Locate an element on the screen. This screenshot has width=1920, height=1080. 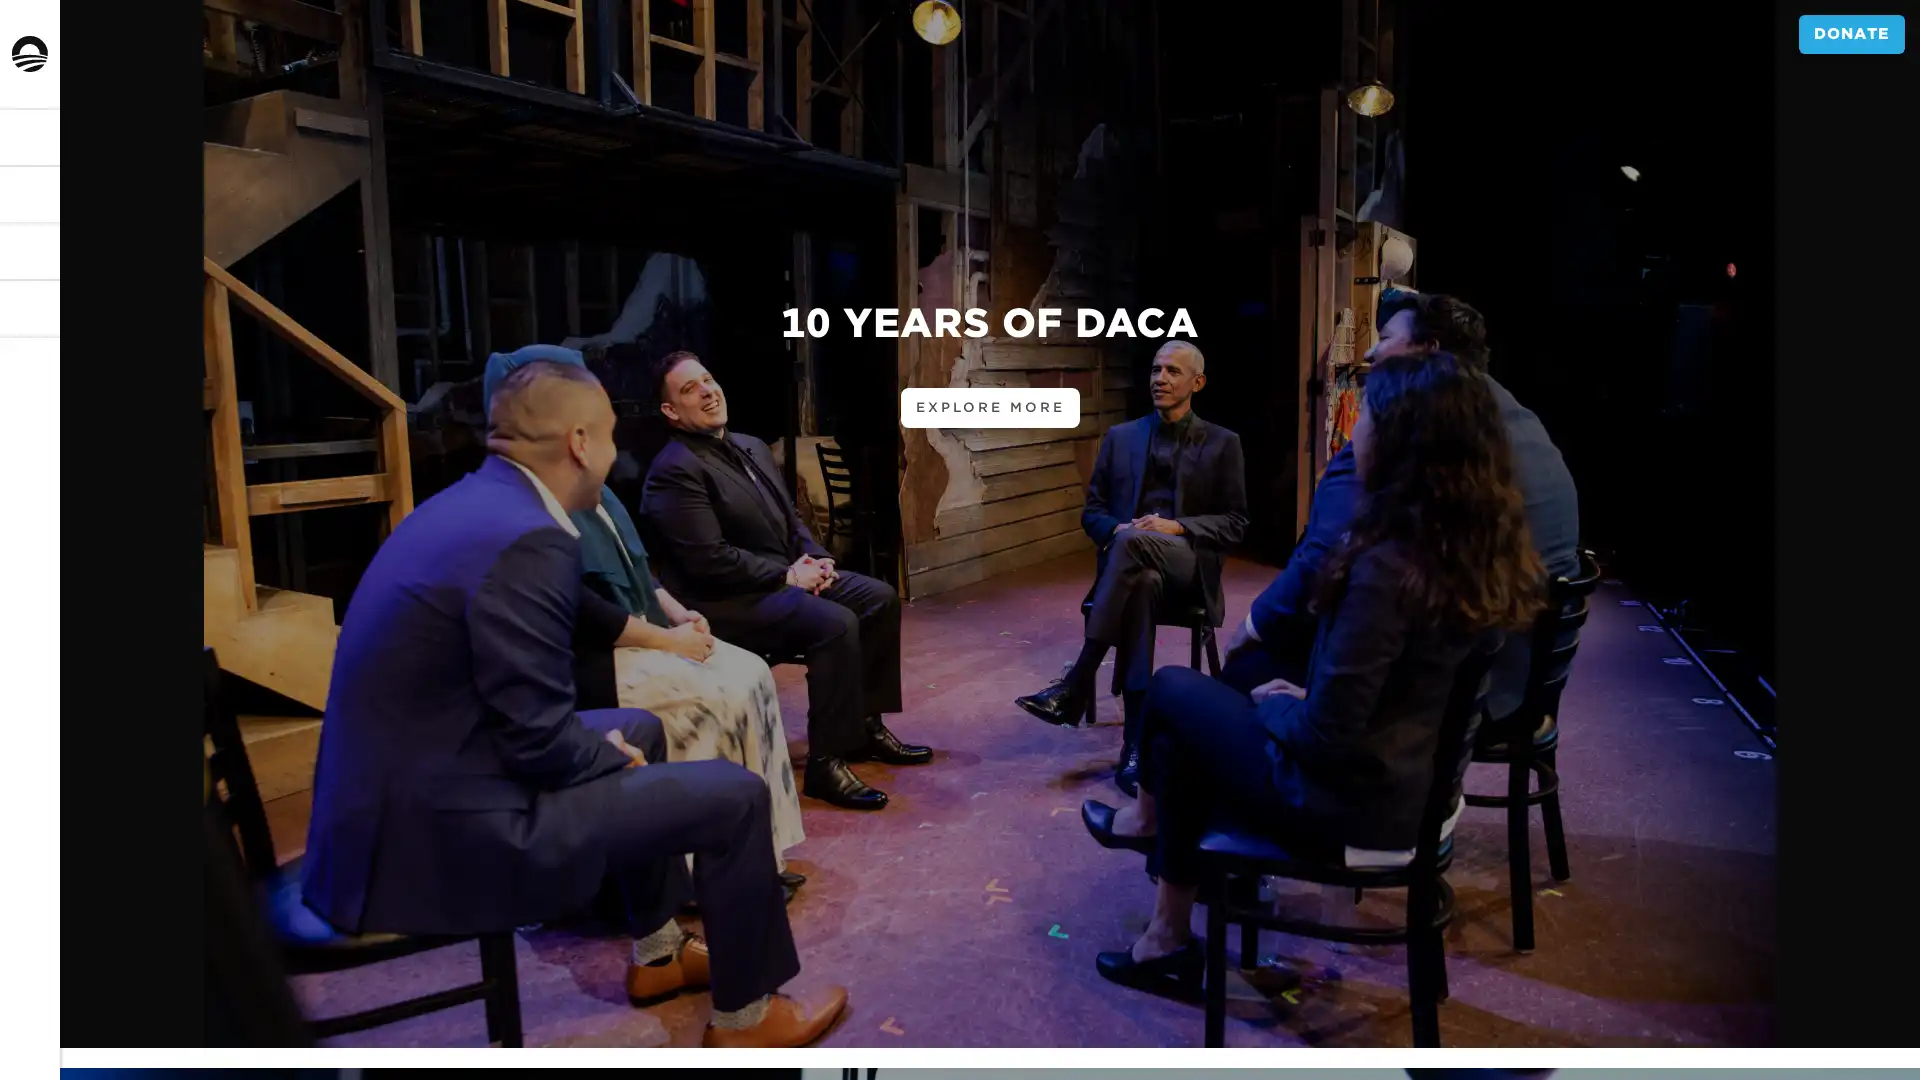
Sign up is located at coordinates (62, 614).